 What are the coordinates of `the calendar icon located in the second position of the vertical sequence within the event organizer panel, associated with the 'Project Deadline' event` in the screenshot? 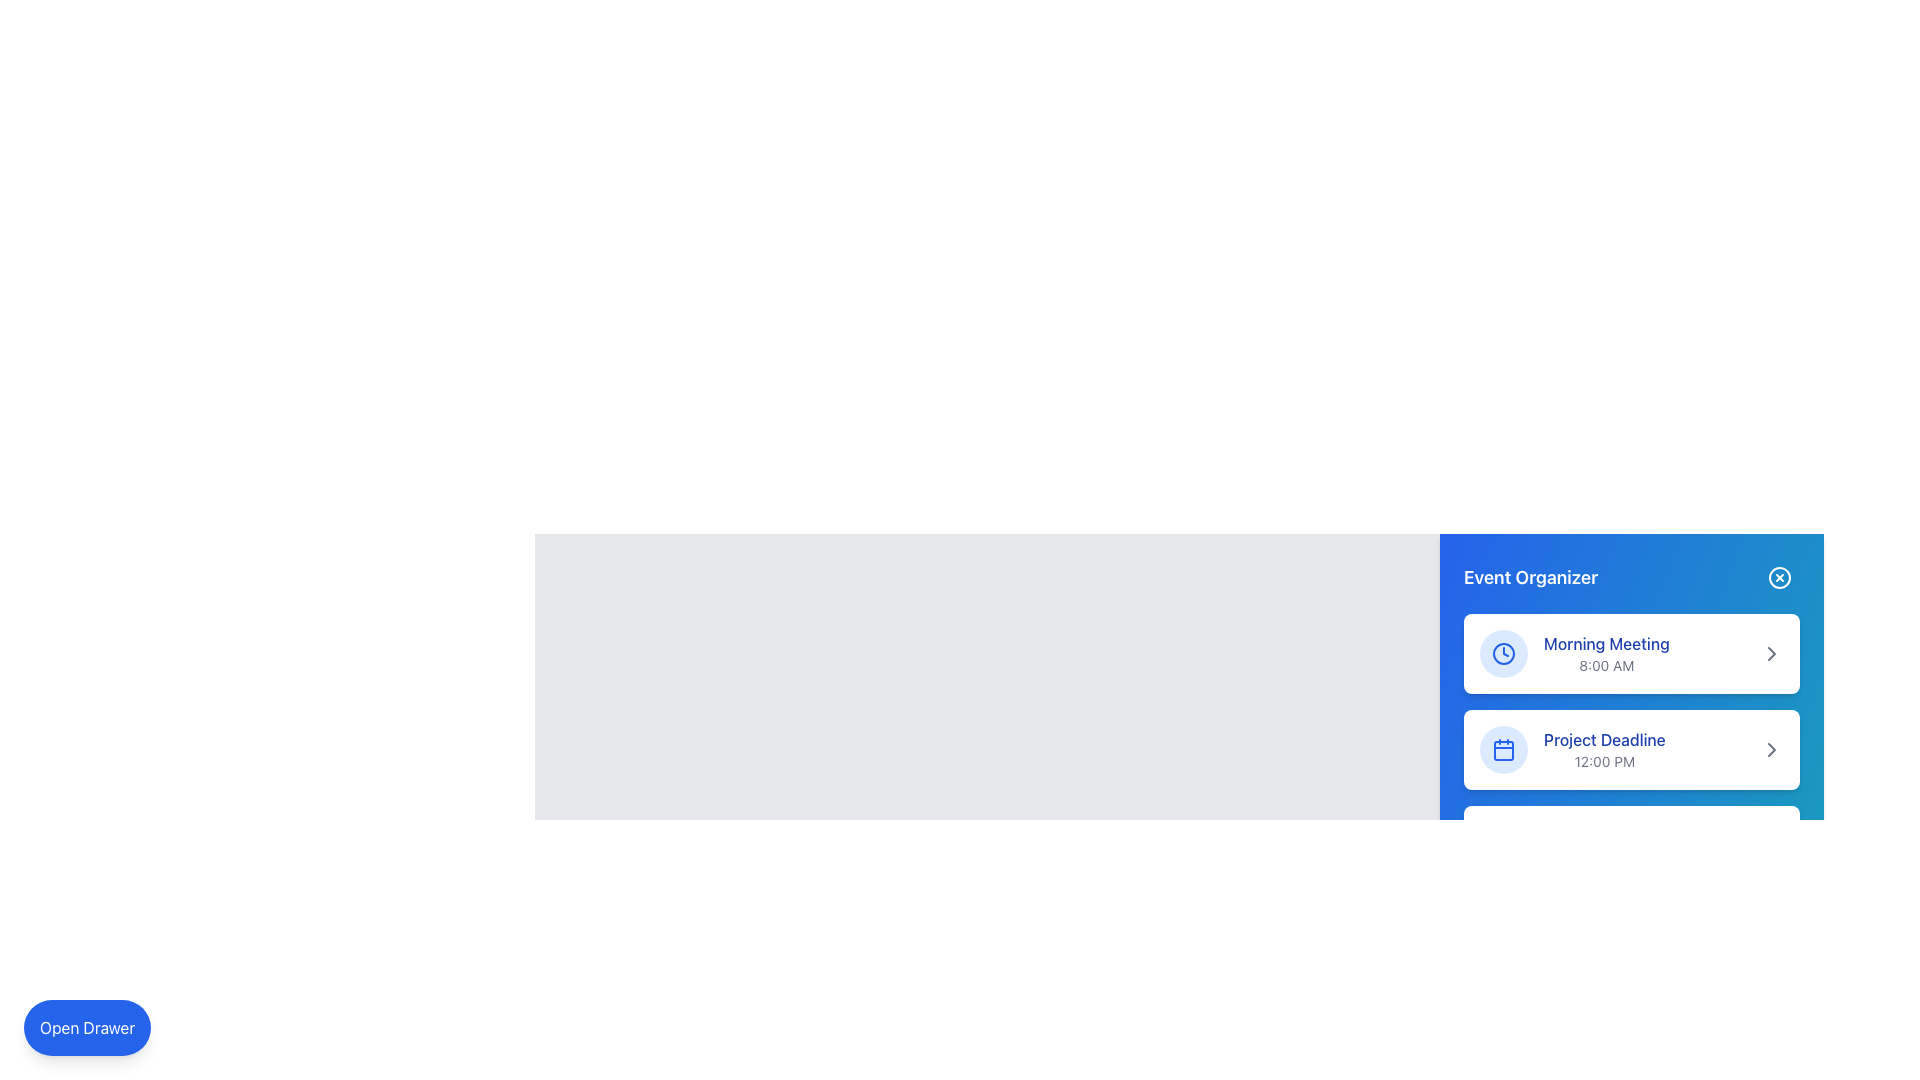 It's located at (1503, 749).